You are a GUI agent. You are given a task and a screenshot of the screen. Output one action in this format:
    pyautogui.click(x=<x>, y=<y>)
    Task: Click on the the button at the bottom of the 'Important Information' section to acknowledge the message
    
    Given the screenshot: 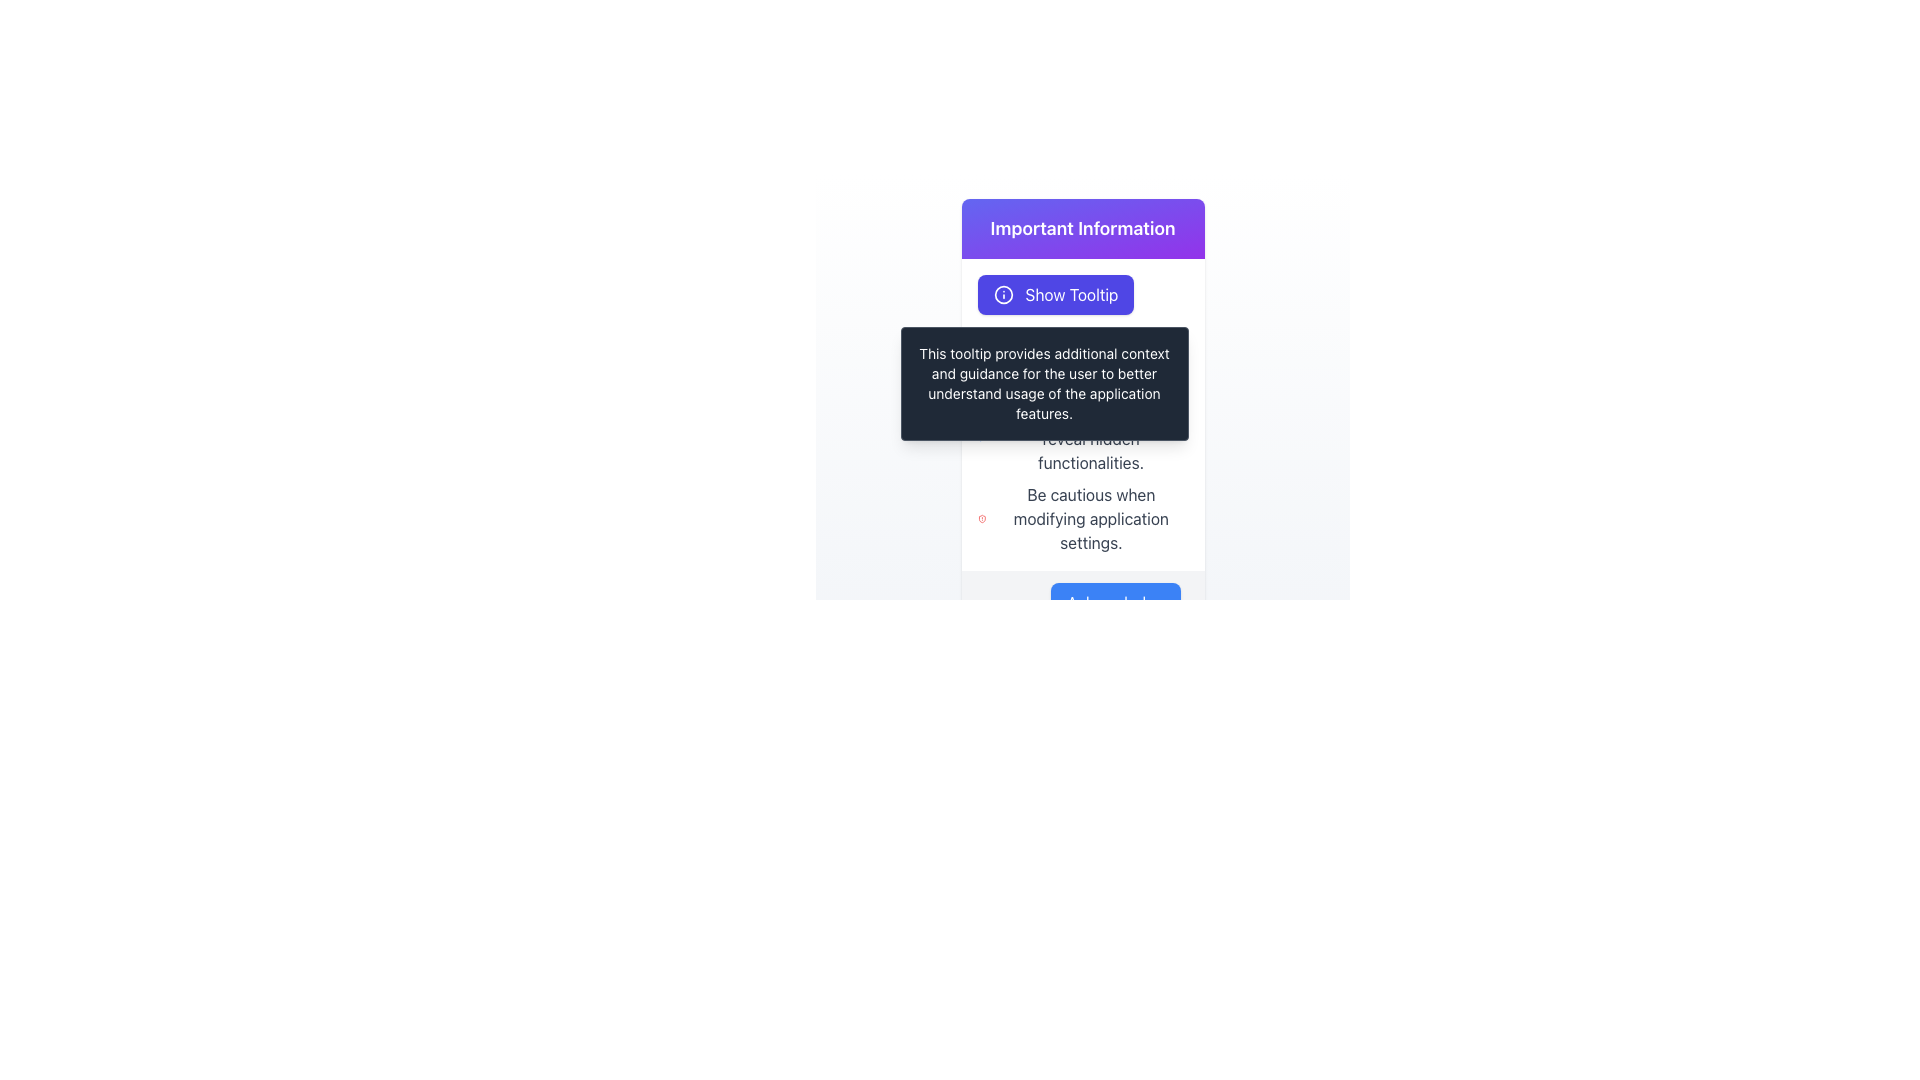 What is the action you would take?
    pyautogui.click(x=1082, y=601)
    